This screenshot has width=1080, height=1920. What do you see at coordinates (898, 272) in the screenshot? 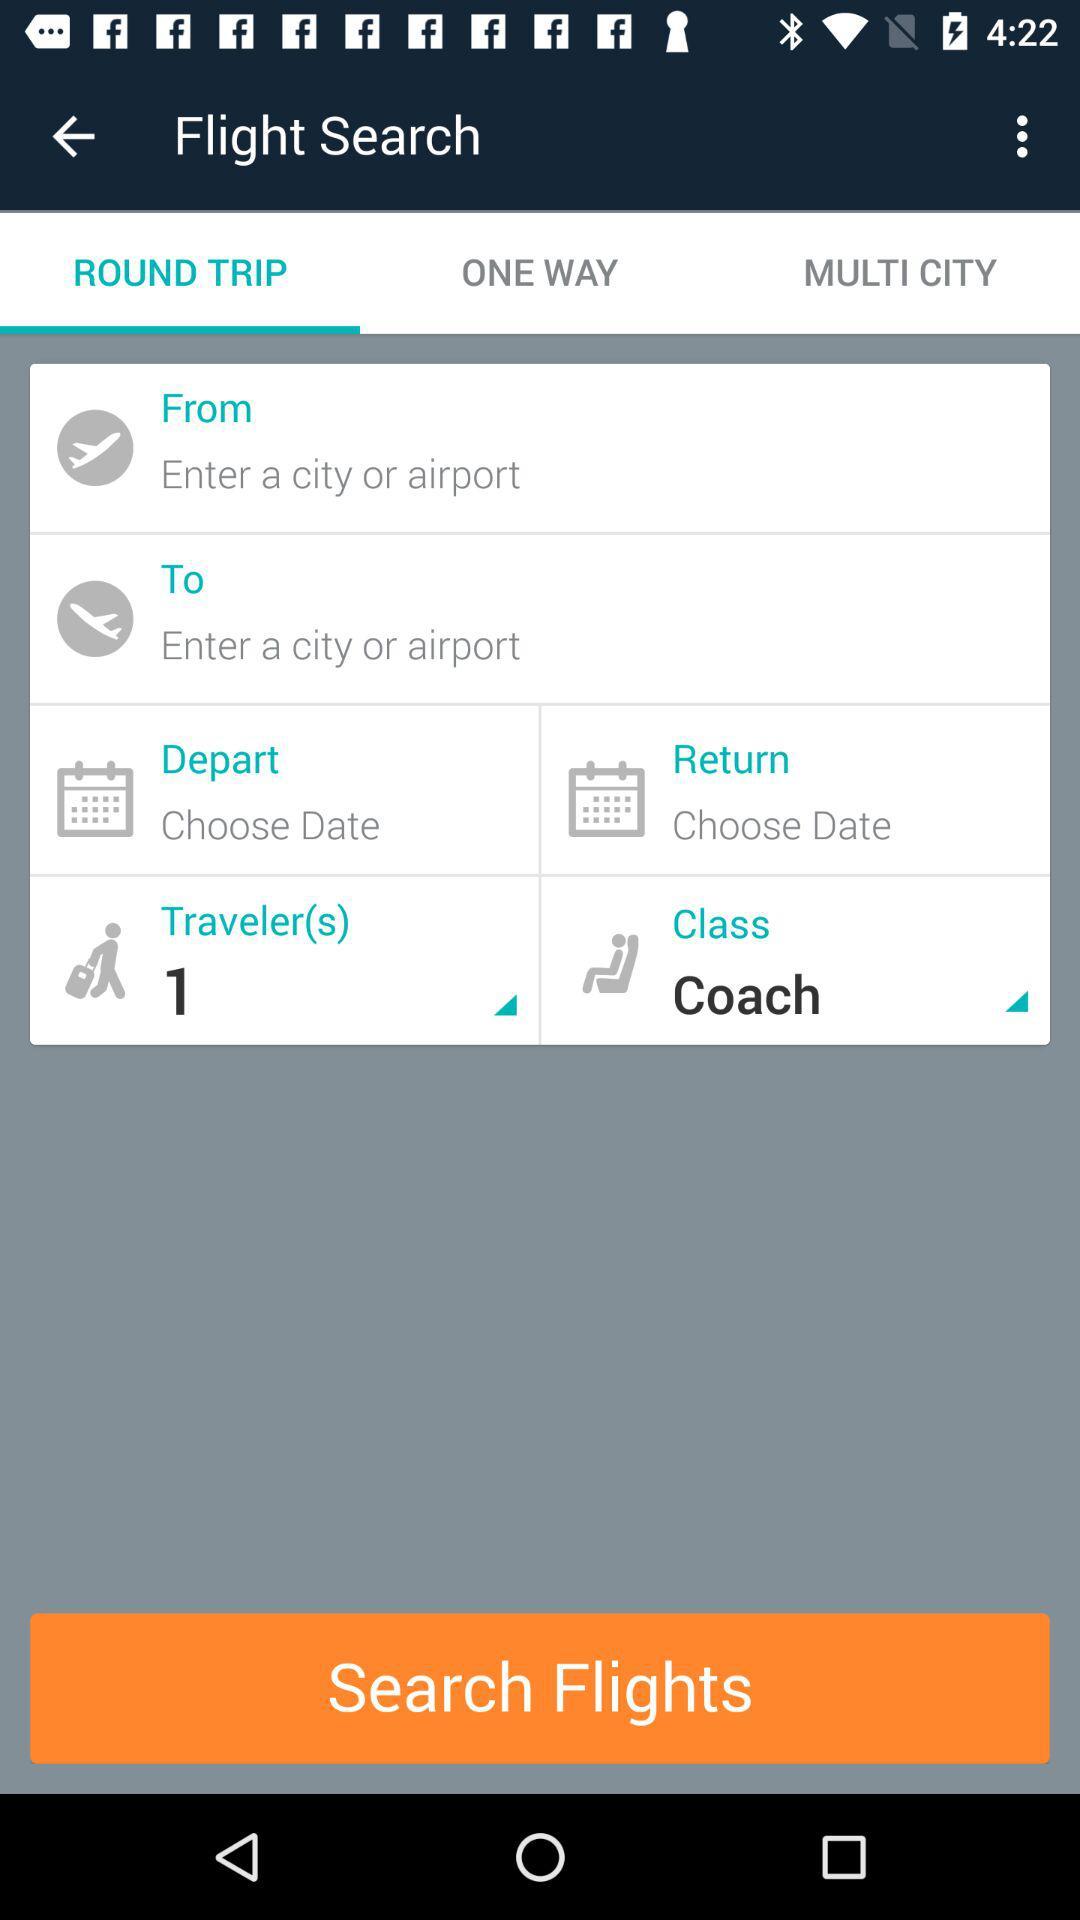
I see `item next to the one way item` at bounding box center [898, 272].